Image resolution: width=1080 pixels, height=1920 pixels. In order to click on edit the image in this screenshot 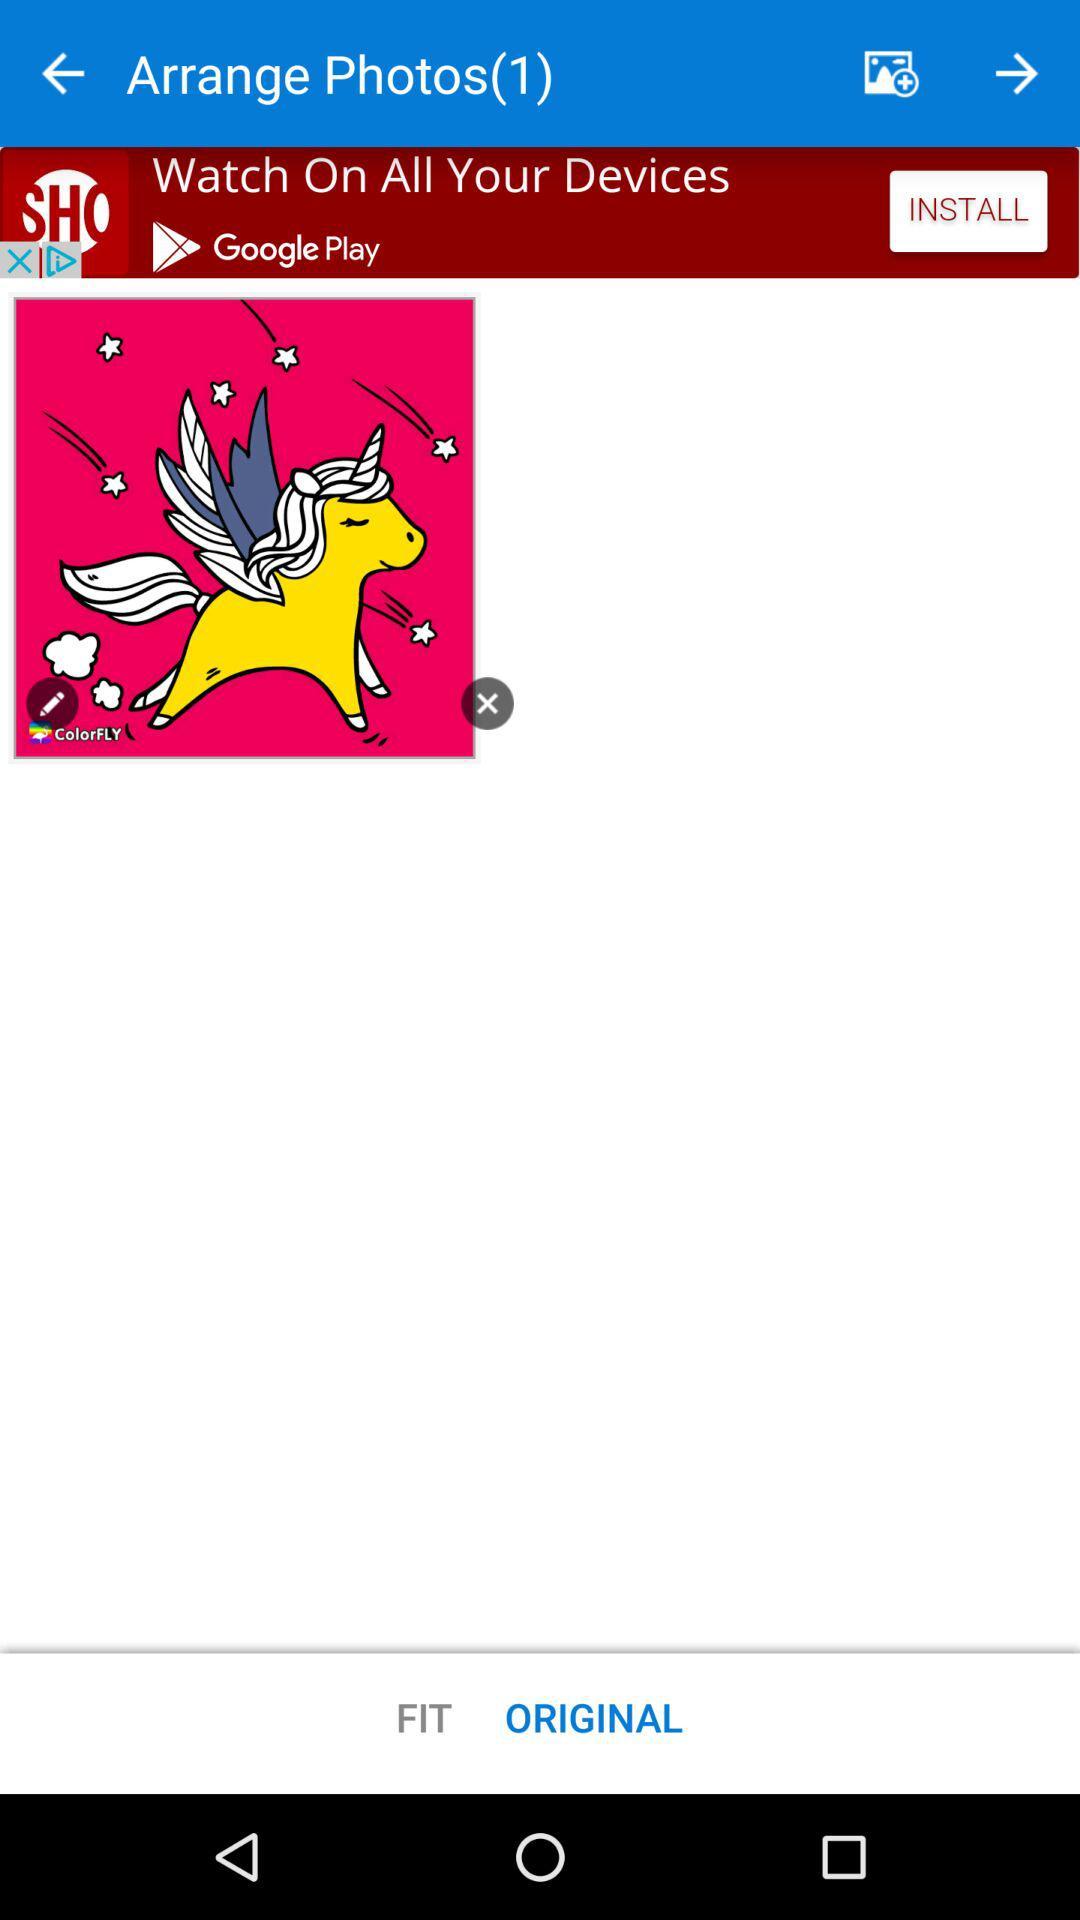, I will do `click(51, 703)`.